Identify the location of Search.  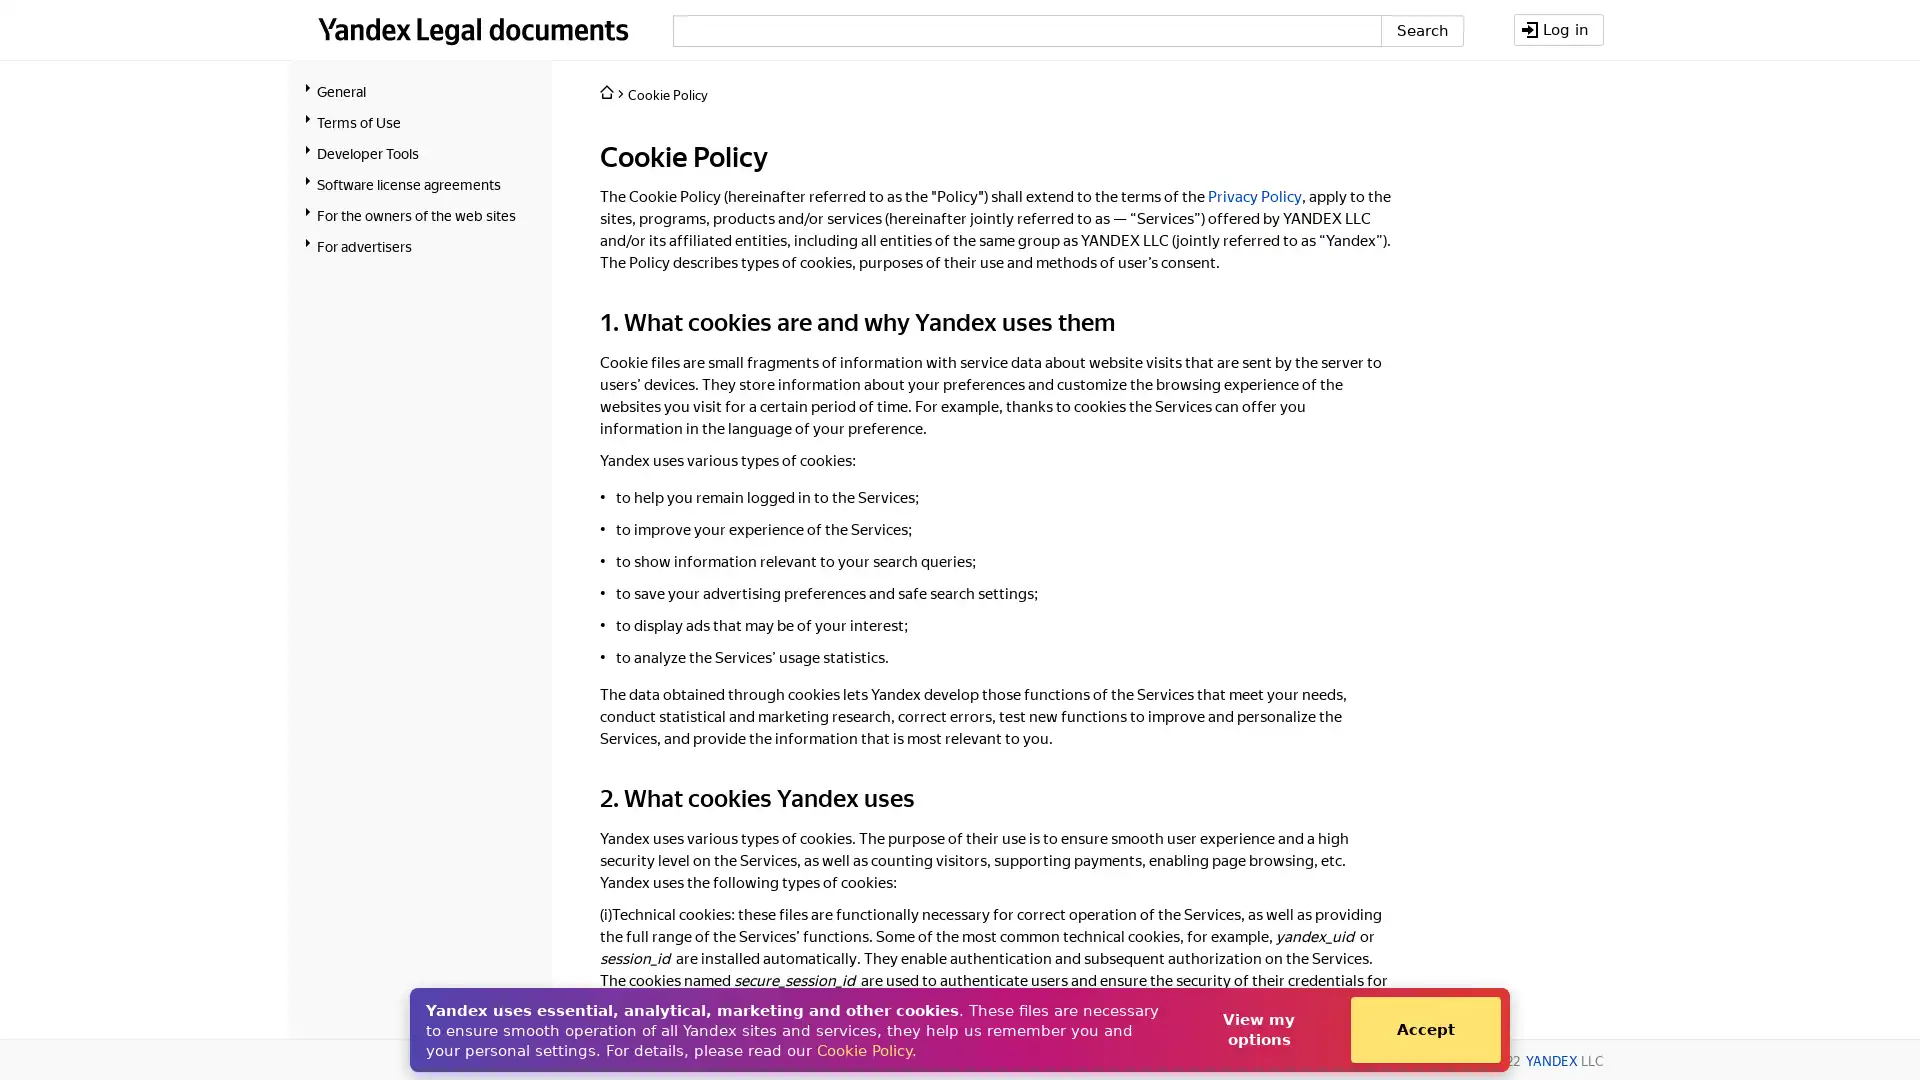
(1420, 30).